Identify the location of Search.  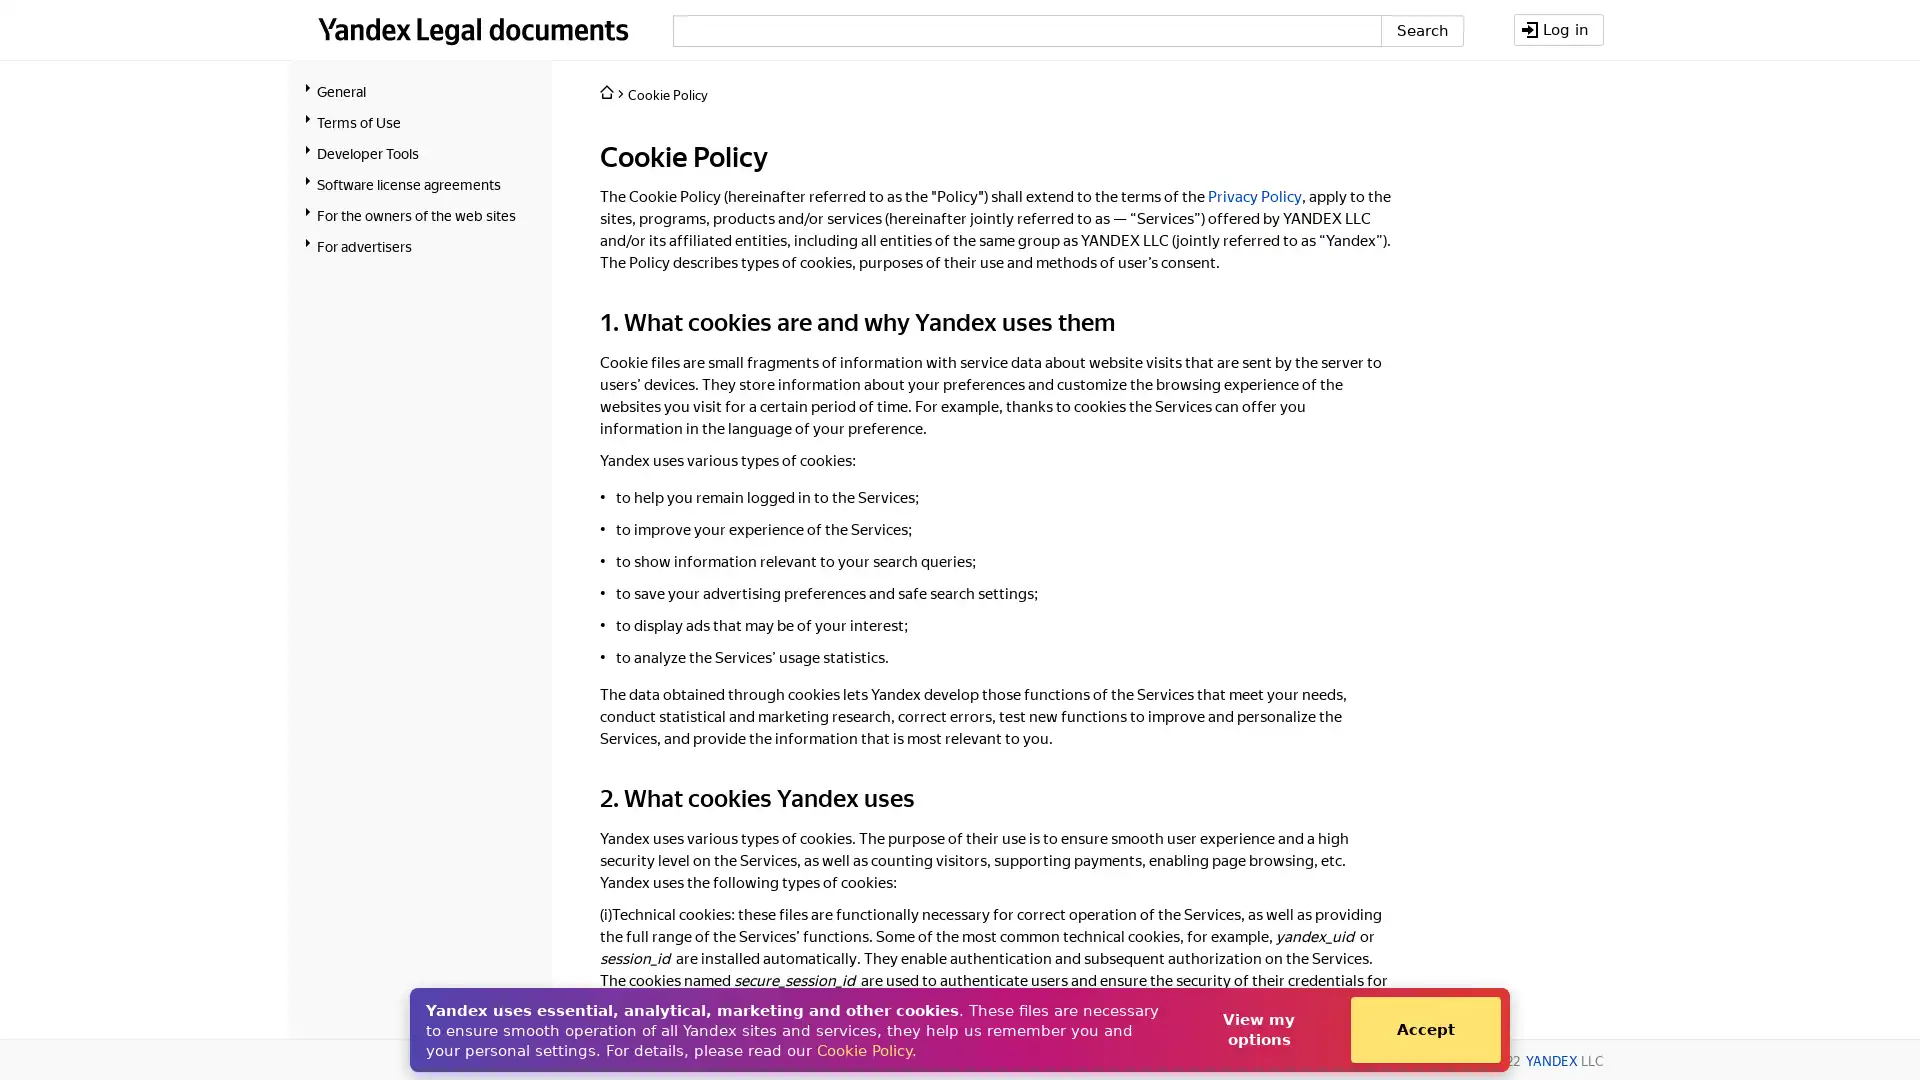
(1420, 30).